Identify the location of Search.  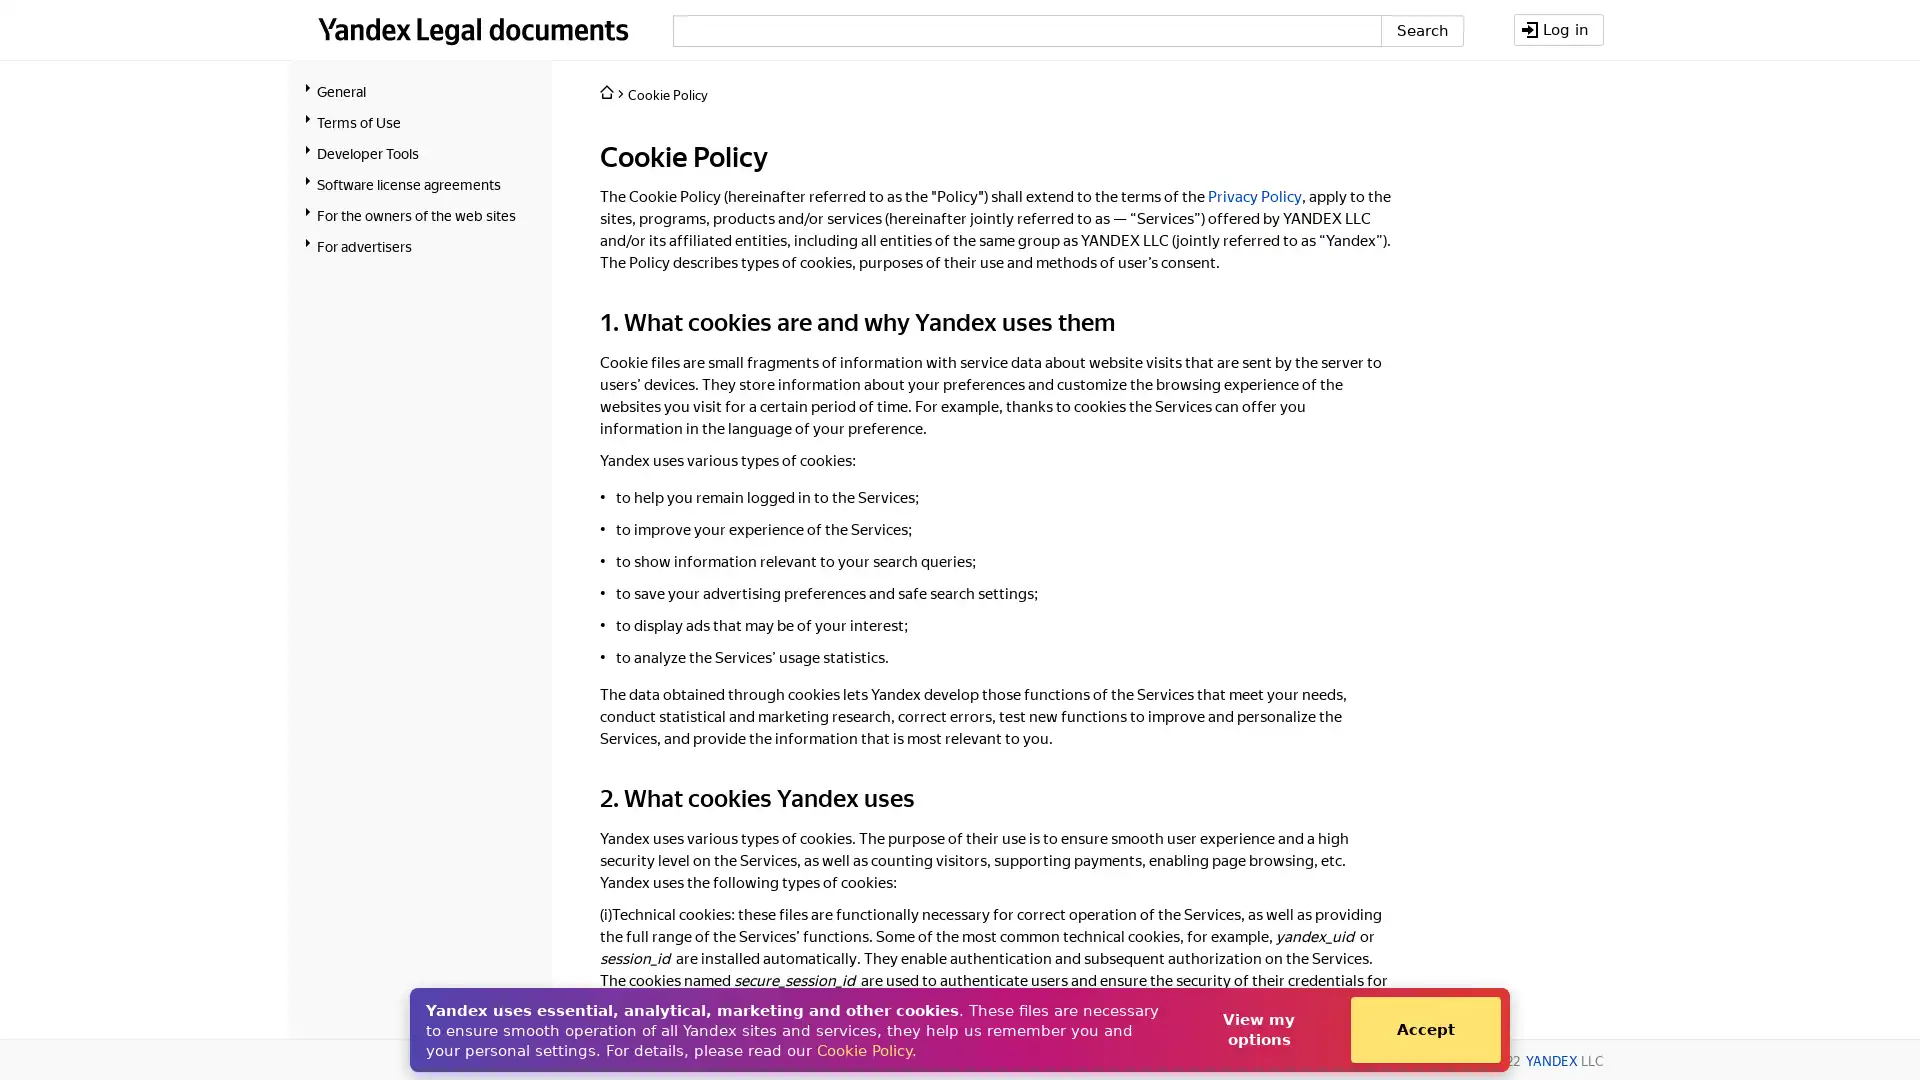
(1420, 30).